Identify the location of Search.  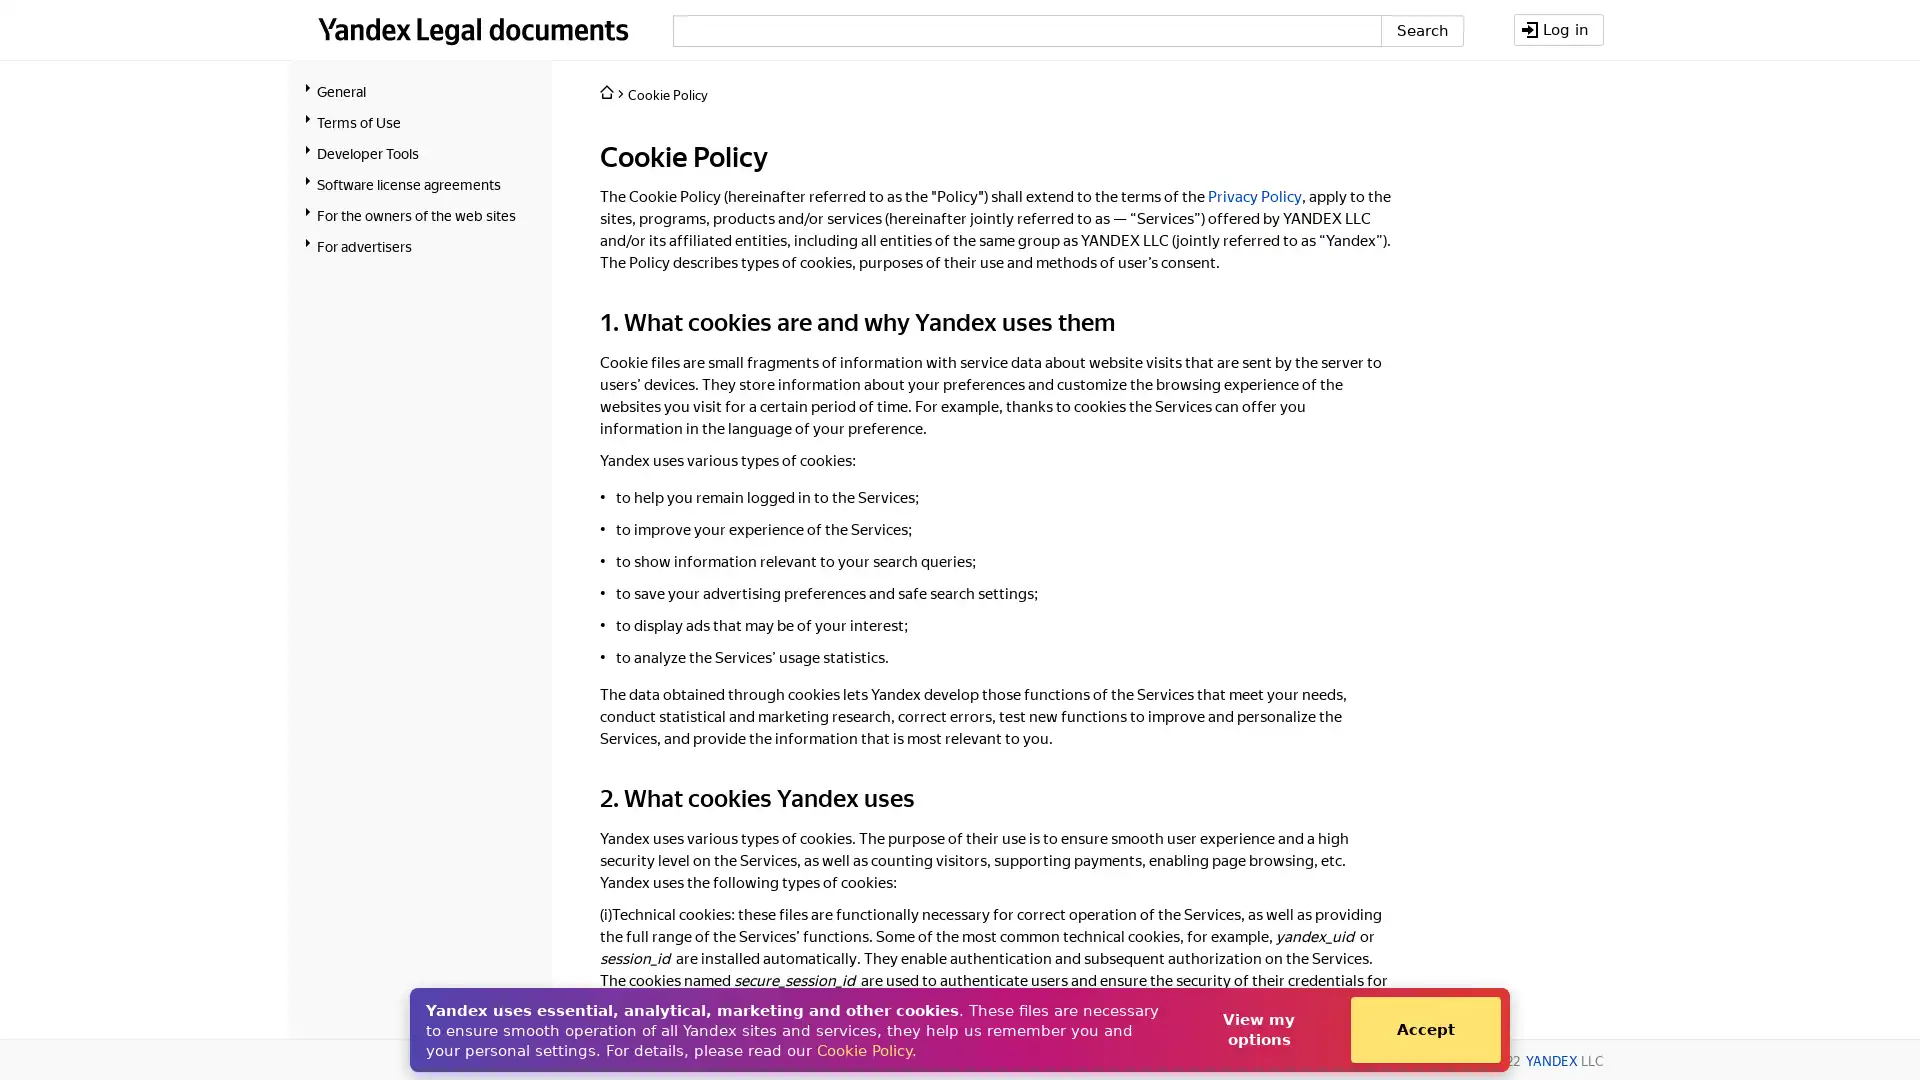
(1420, 30).